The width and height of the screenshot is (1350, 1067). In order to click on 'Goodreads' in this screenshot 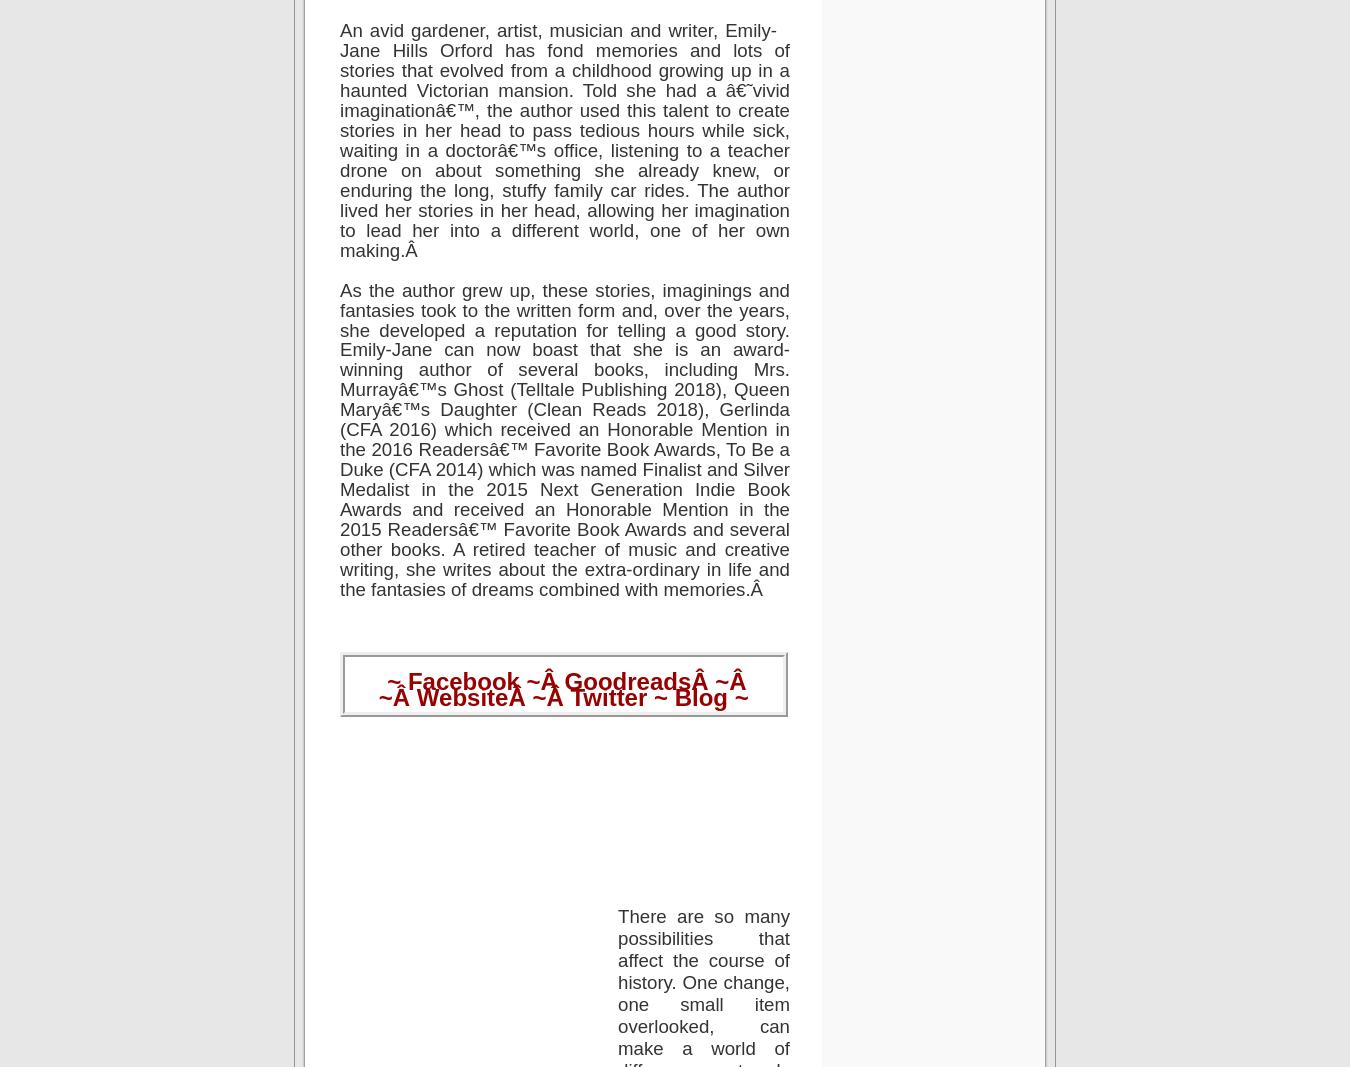, I will do `click(627, 680)`.